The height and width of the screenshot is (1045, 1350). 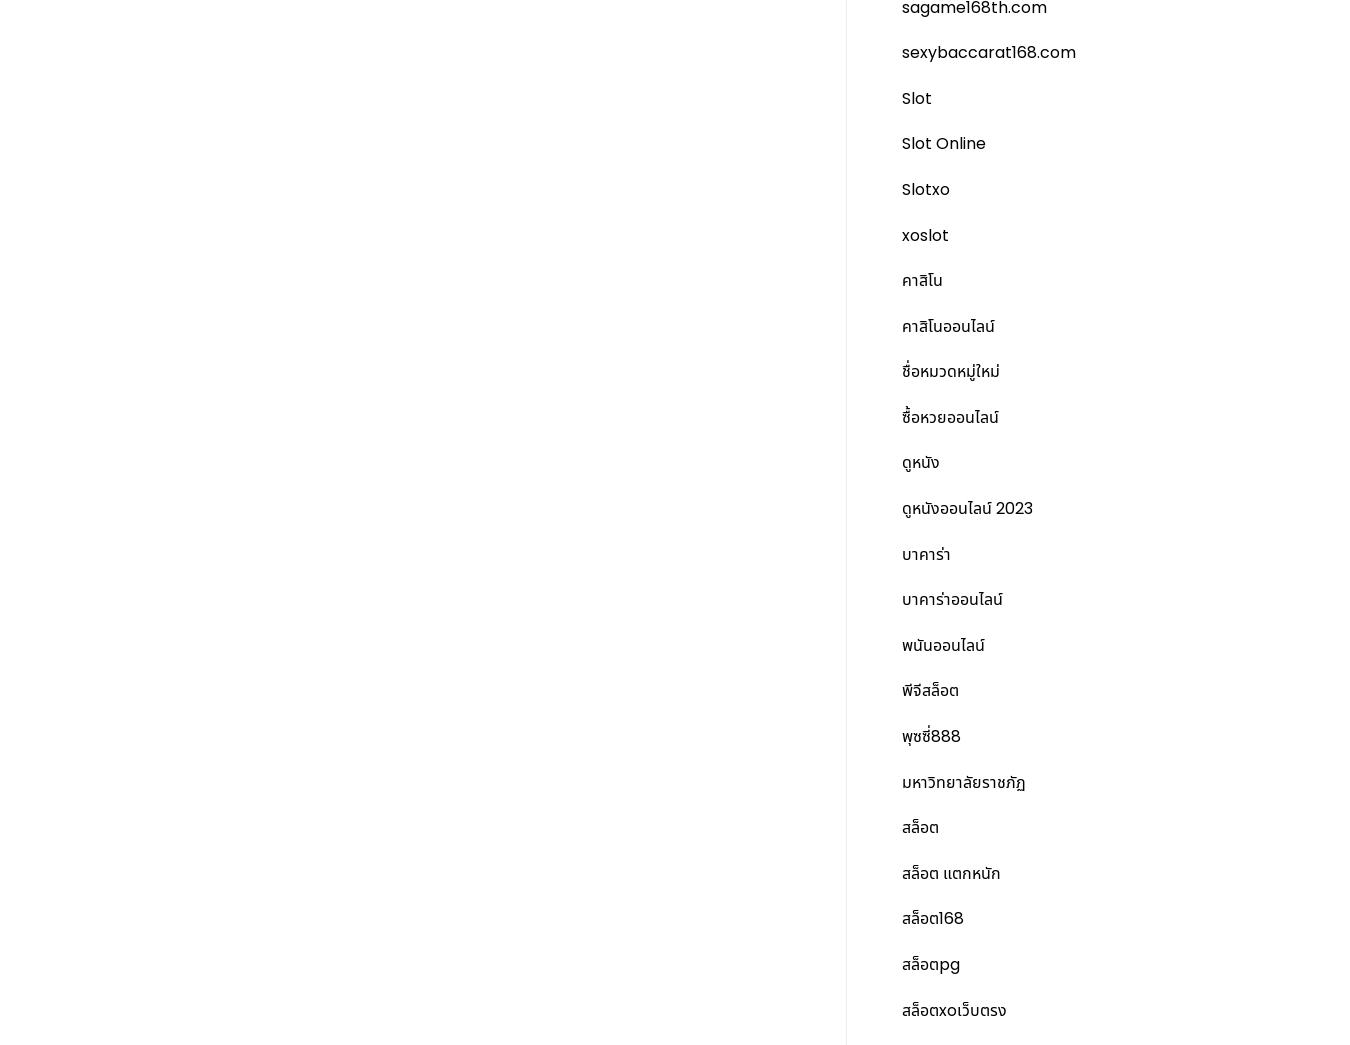 What do you see at coordinates (943, 142) in the screenshot?
I see `'Slot Online'` at bounding box center [943, 142].